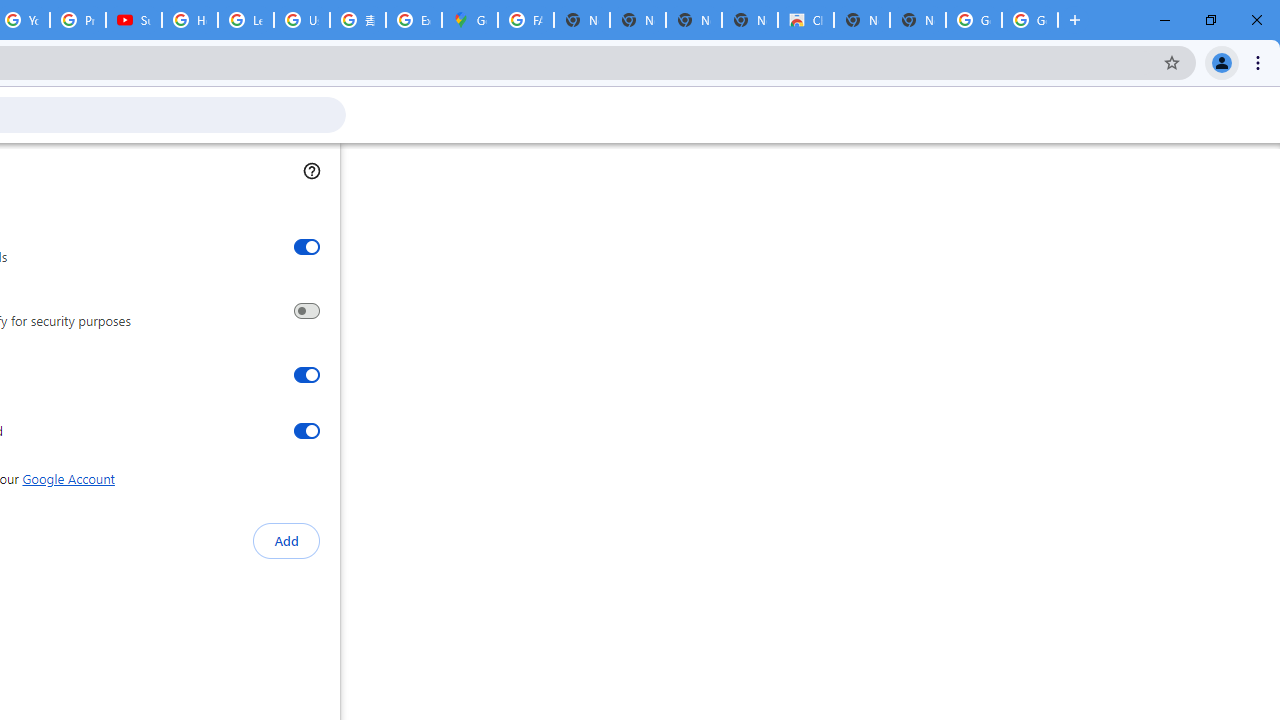 This screenshot has width=1280, height=720. Describe the element at coordinates (133, 20) in the screenshot. I see `'Subscriptions - YouTube'` at that location.